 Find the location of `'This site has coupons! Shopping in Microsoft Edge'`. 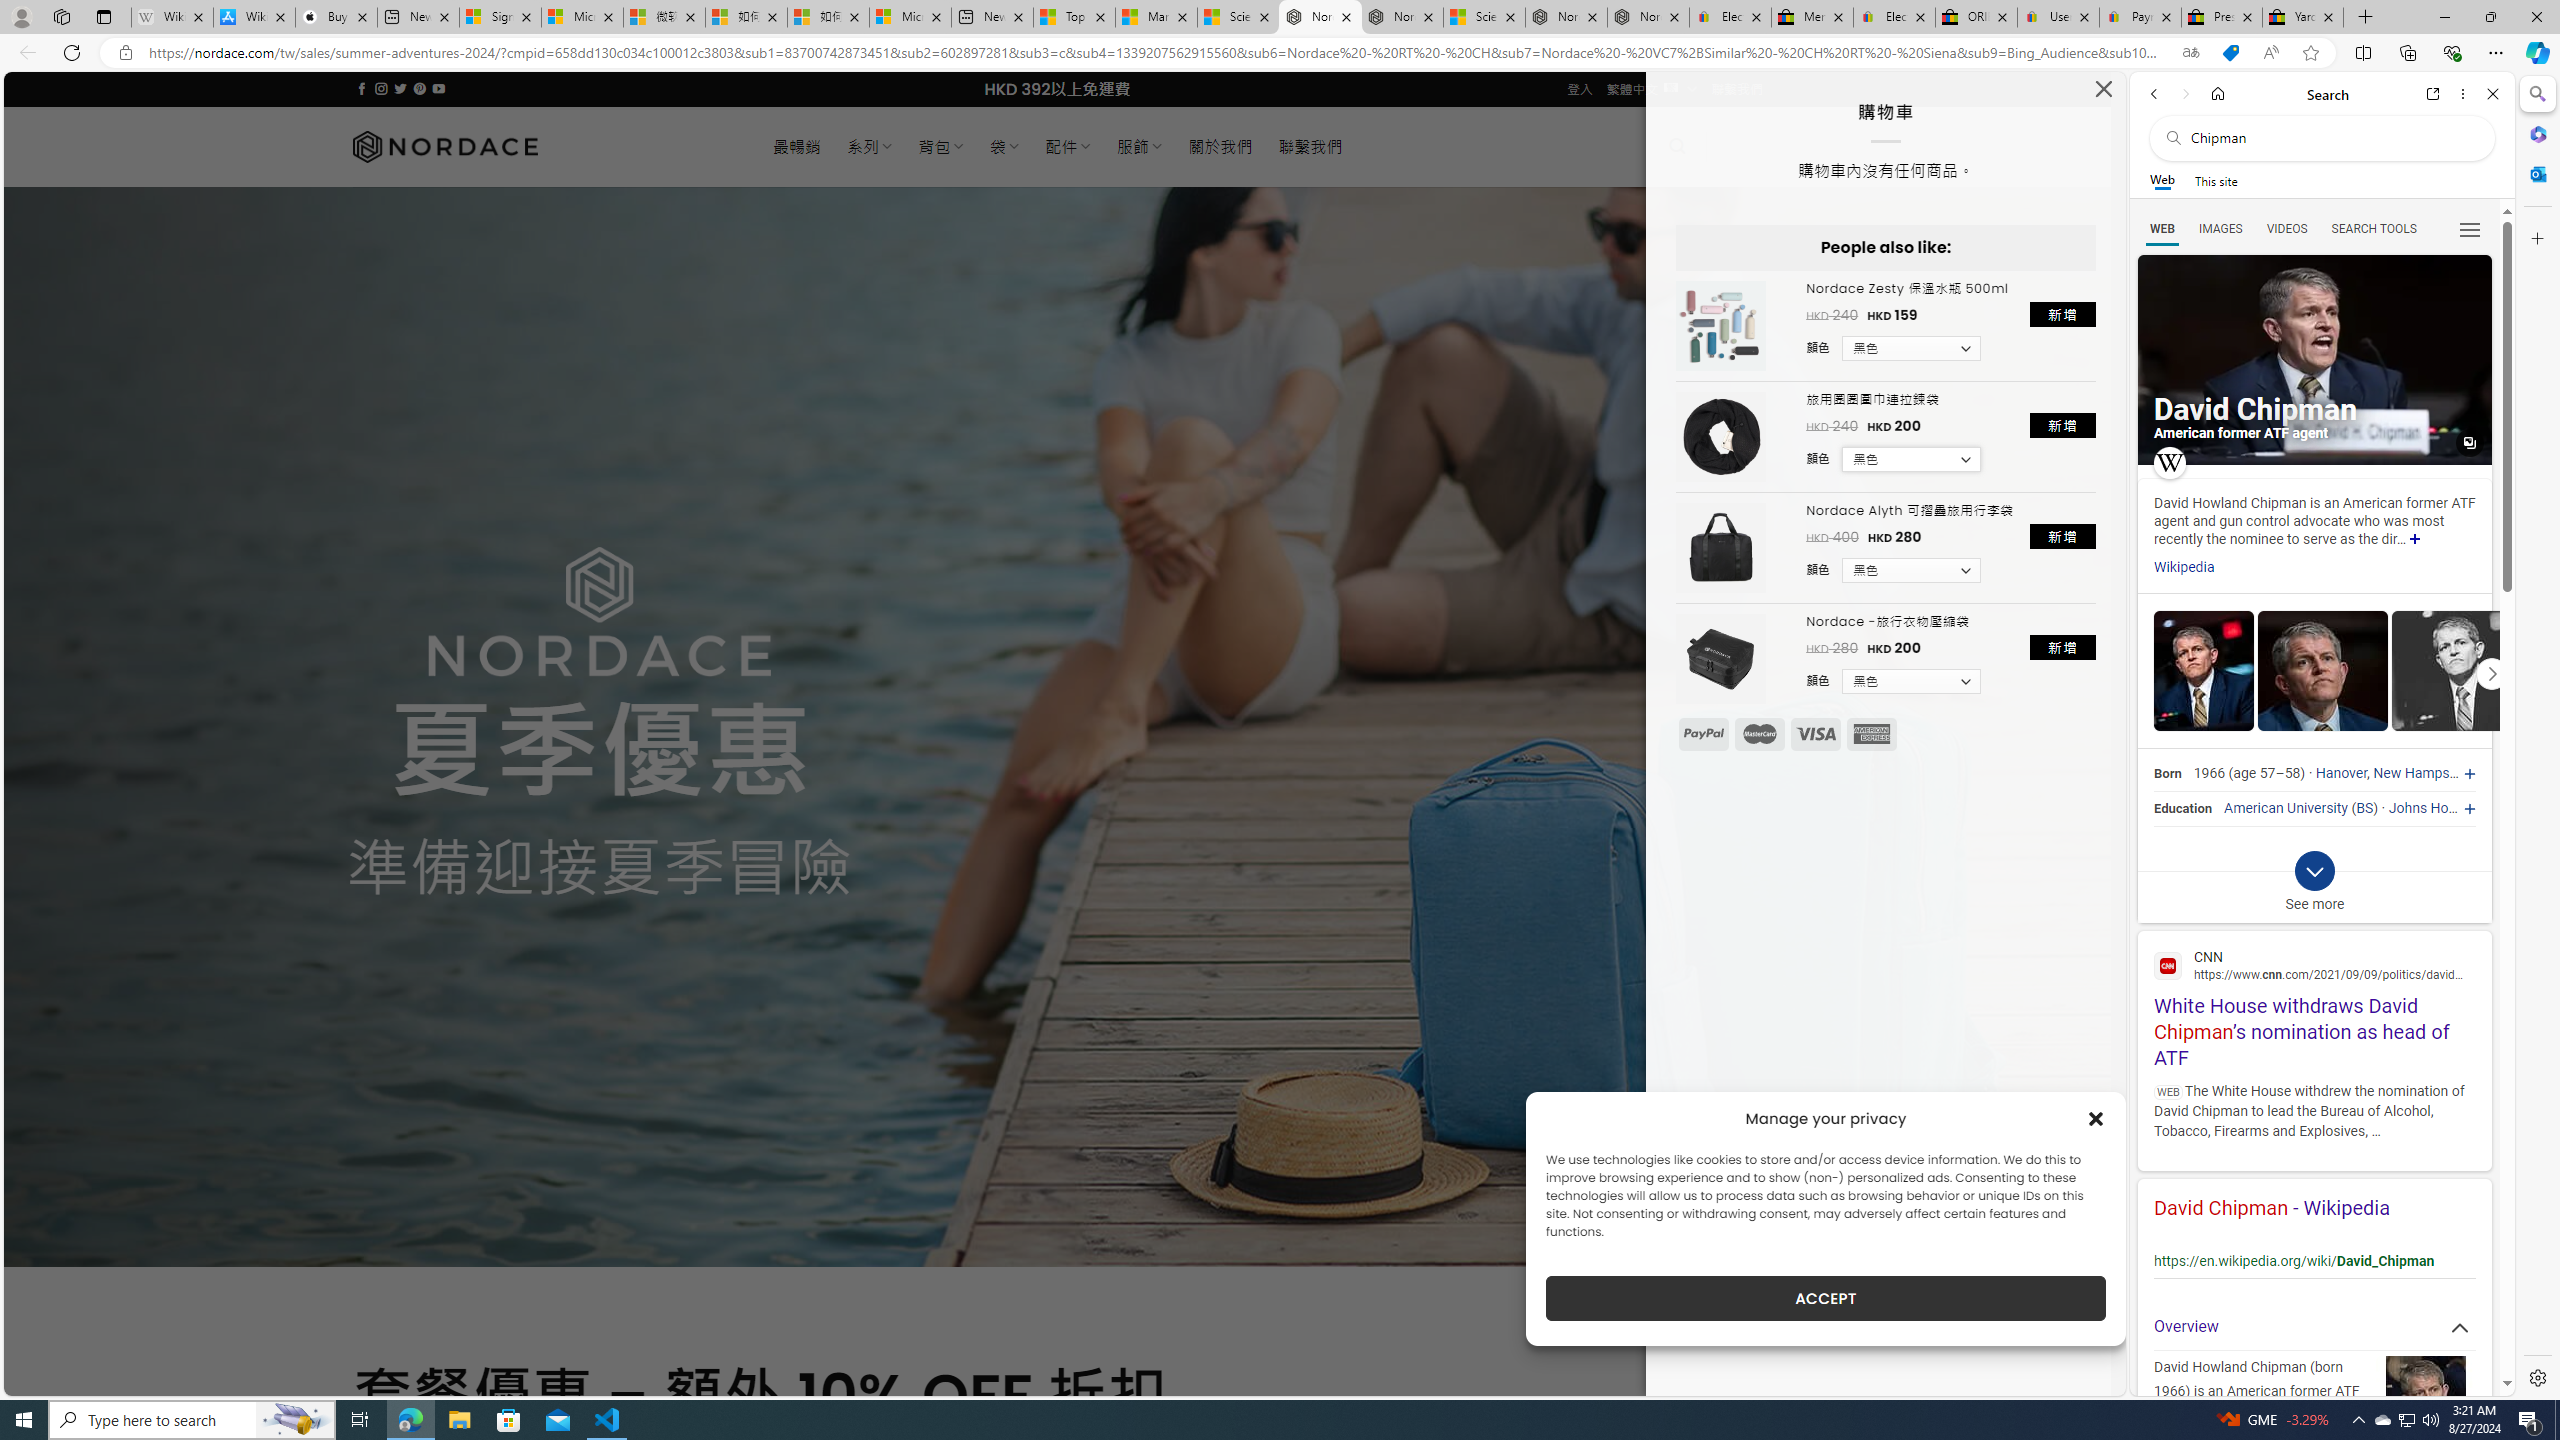

'This site has coupons! Shopping in Microsoft Edge' is located at coordinates (2230, 53).